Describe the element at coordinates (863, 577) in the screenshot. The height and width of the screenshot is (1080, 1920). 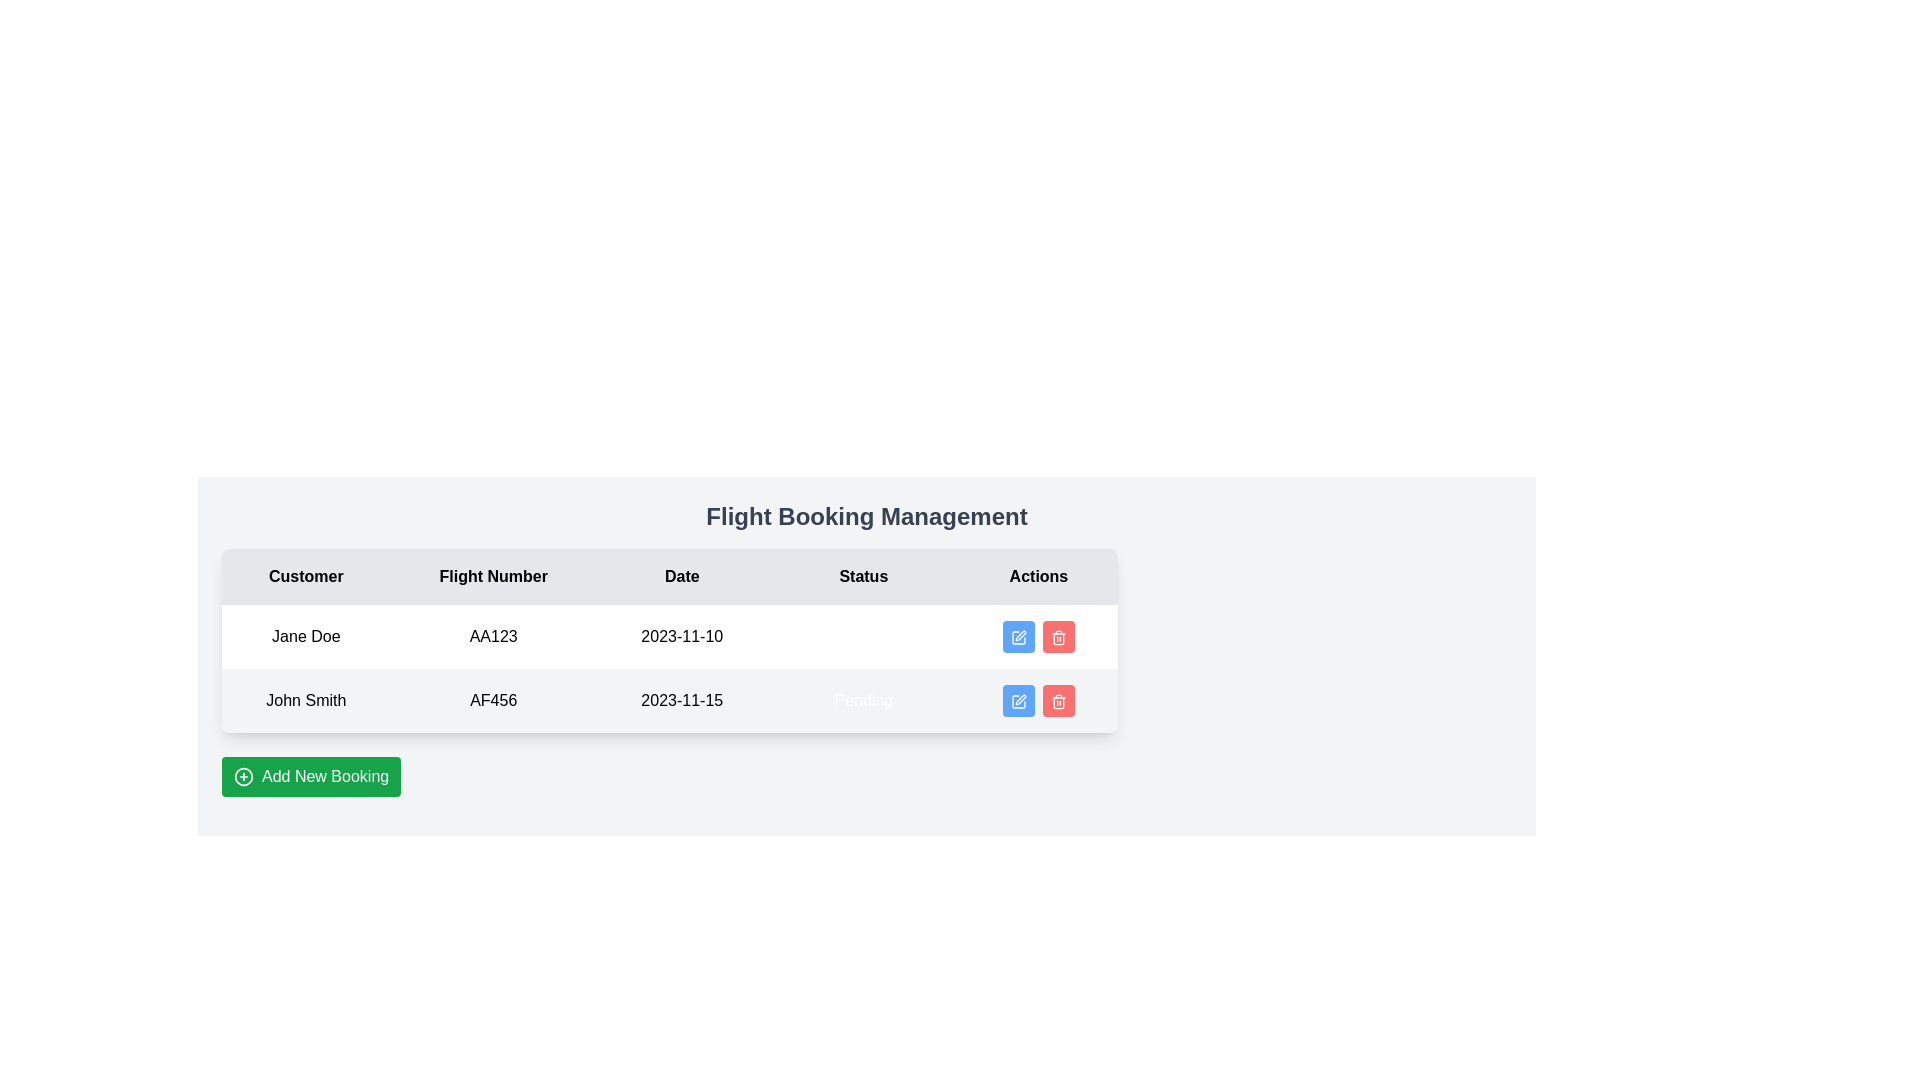
I see `the 'Status' column header in the table, which is the fourth header located between the 'Date' and 'Actions' headers` at that location.